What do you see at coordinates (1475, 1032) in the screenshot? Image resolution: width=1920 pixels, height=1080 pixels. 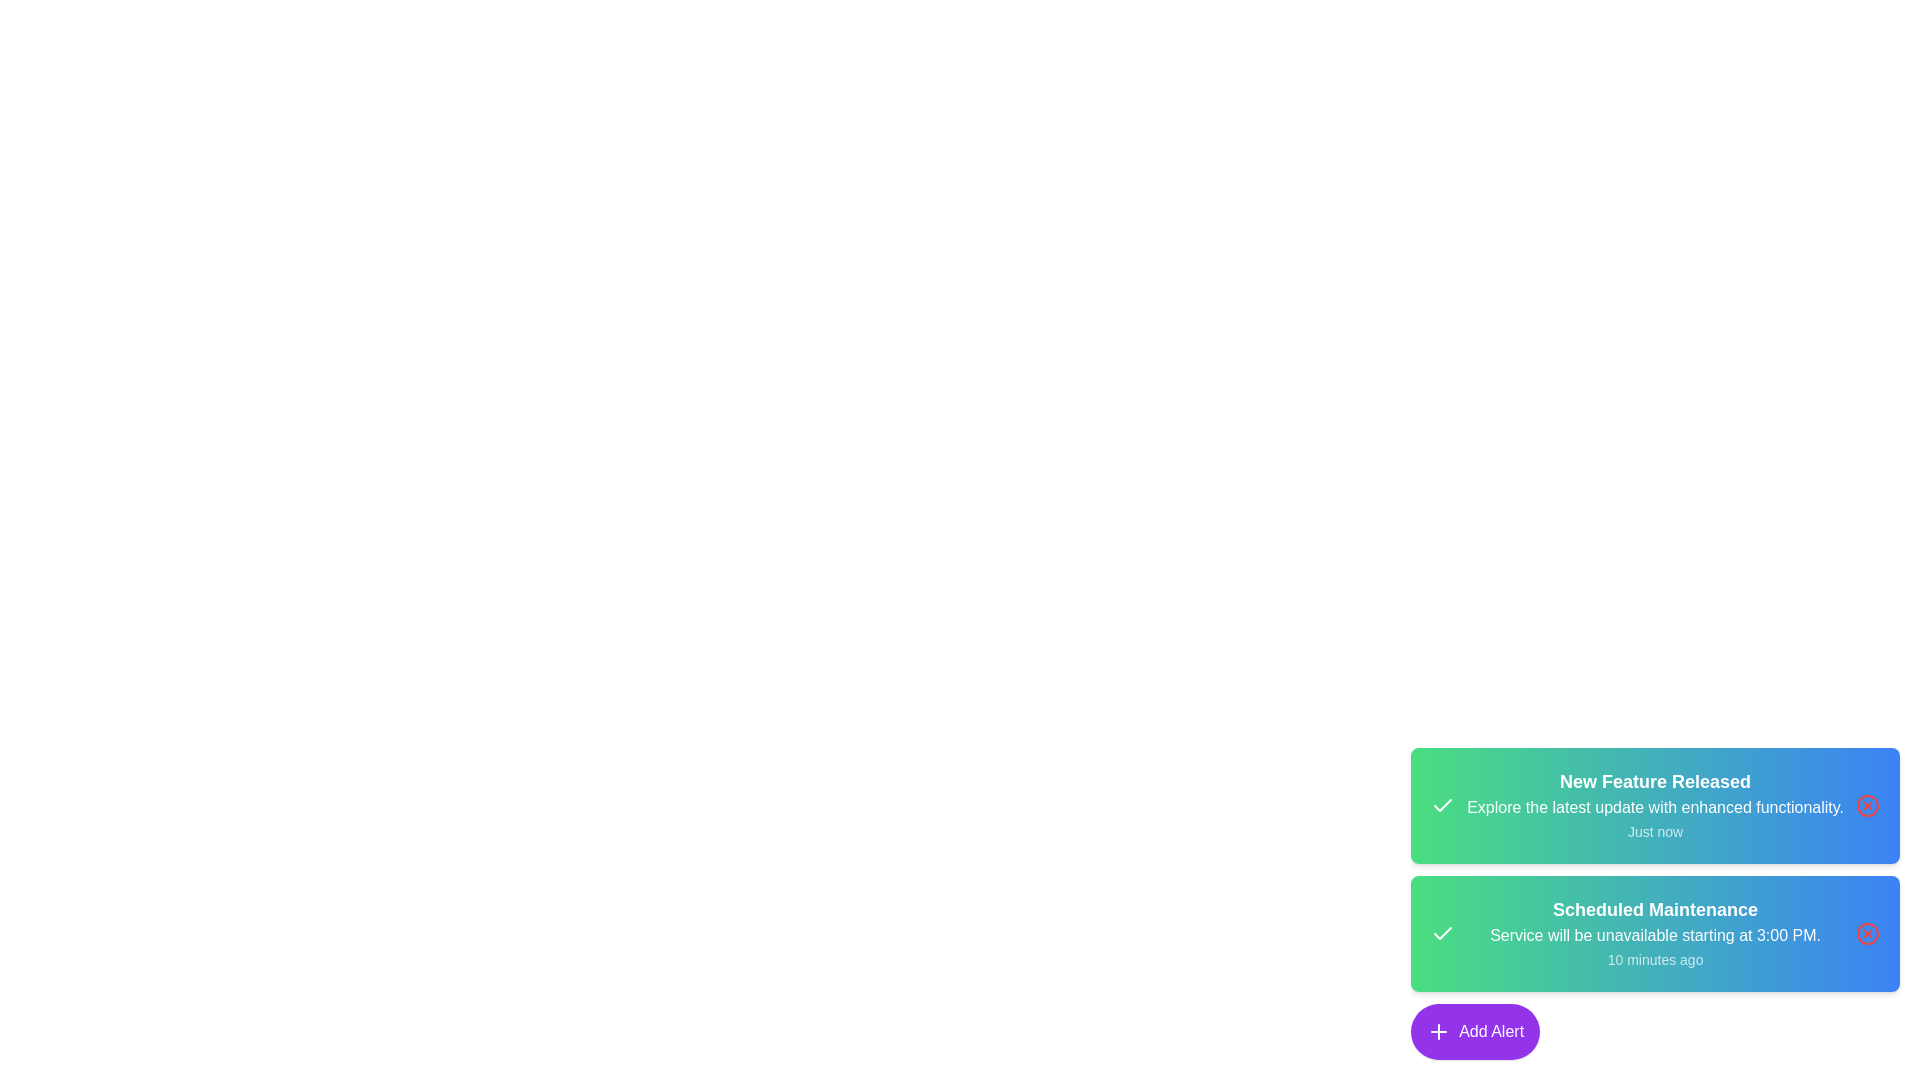 I see `the 'Add Alert' button to add a new alert` at bounding box center [1475, 1032].